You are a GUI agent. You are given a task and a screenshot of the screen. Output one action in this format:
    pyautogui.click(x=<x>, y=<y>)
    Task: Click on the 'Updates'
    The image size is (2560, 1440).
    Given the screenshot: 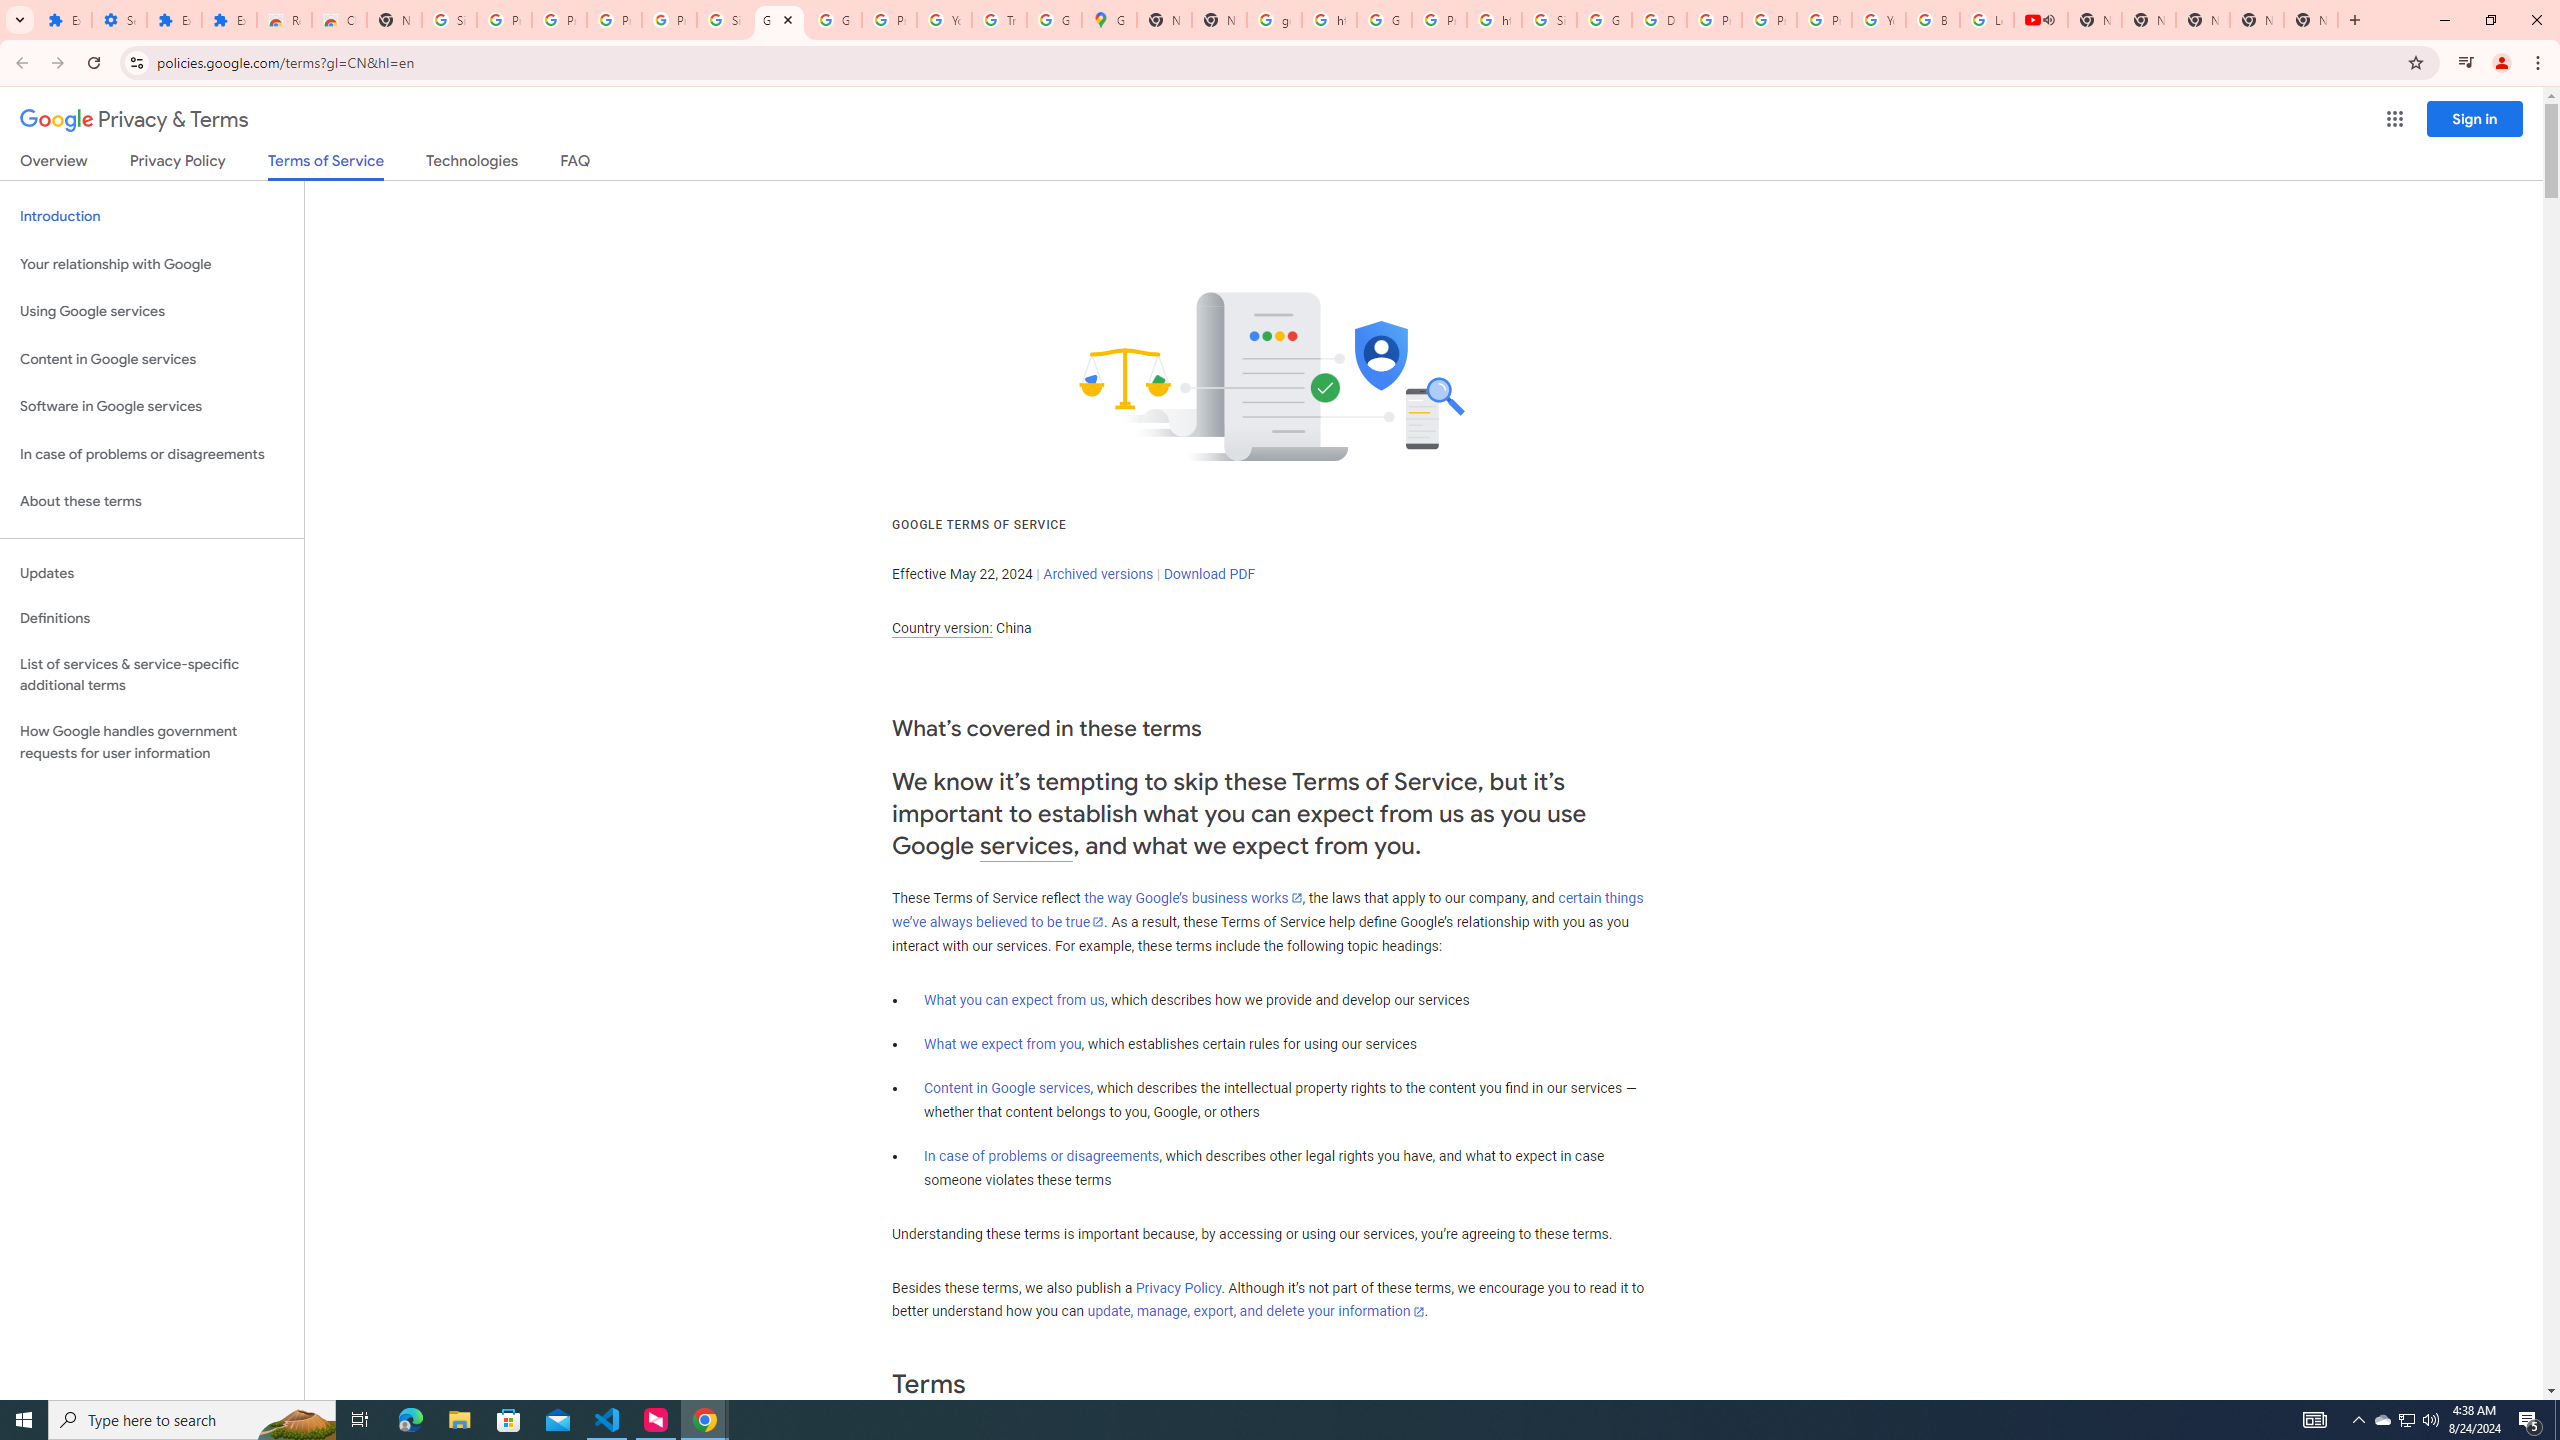 What is the action you would take?
    pyautogui.click(x=151, y=572)
    